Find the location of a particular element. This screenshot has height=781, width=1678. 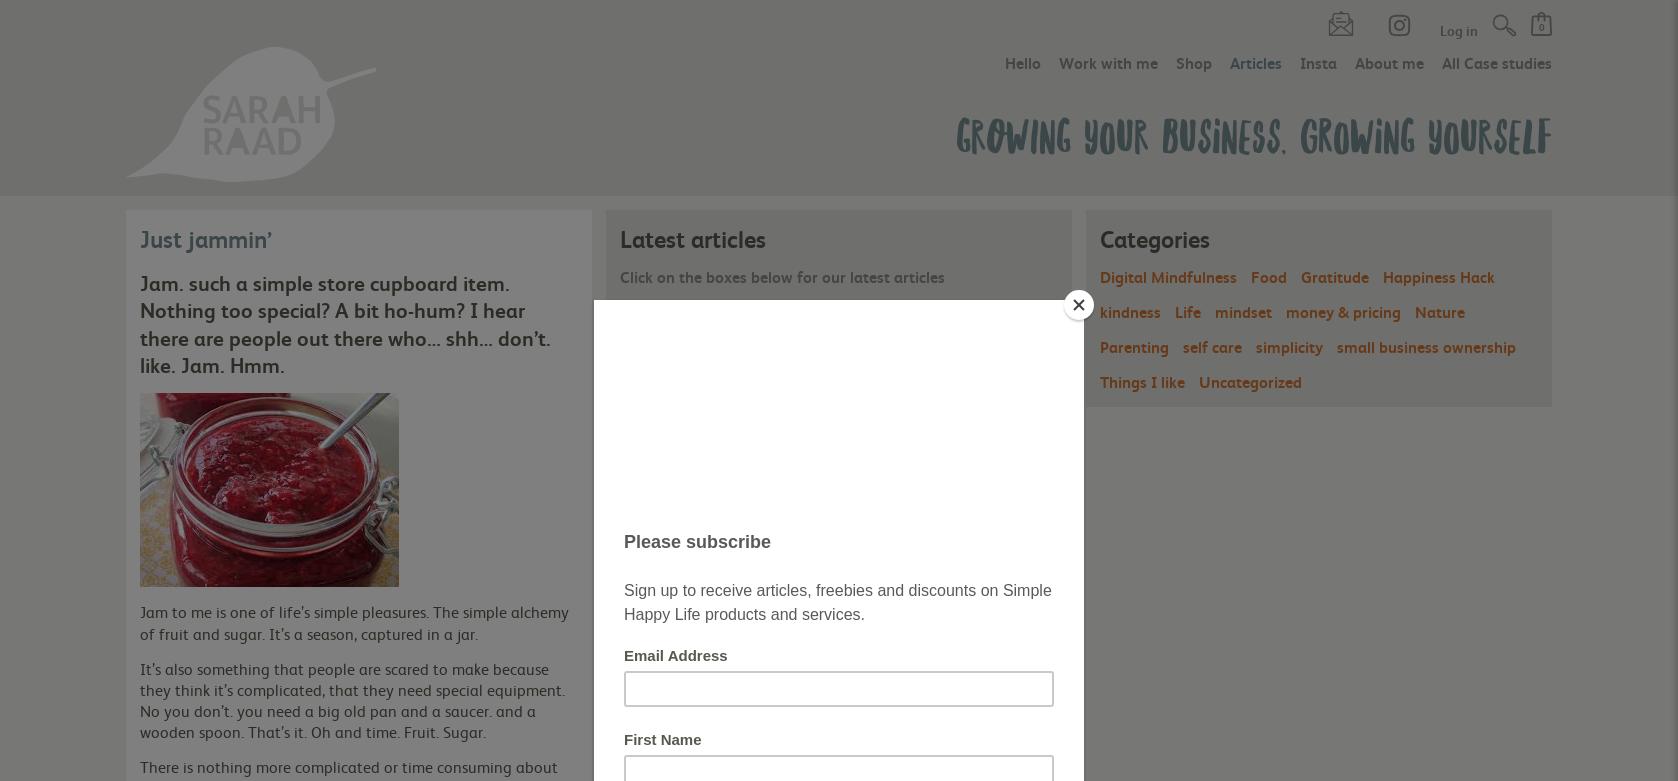

'mindset' is located at coordinates (1243, 310).